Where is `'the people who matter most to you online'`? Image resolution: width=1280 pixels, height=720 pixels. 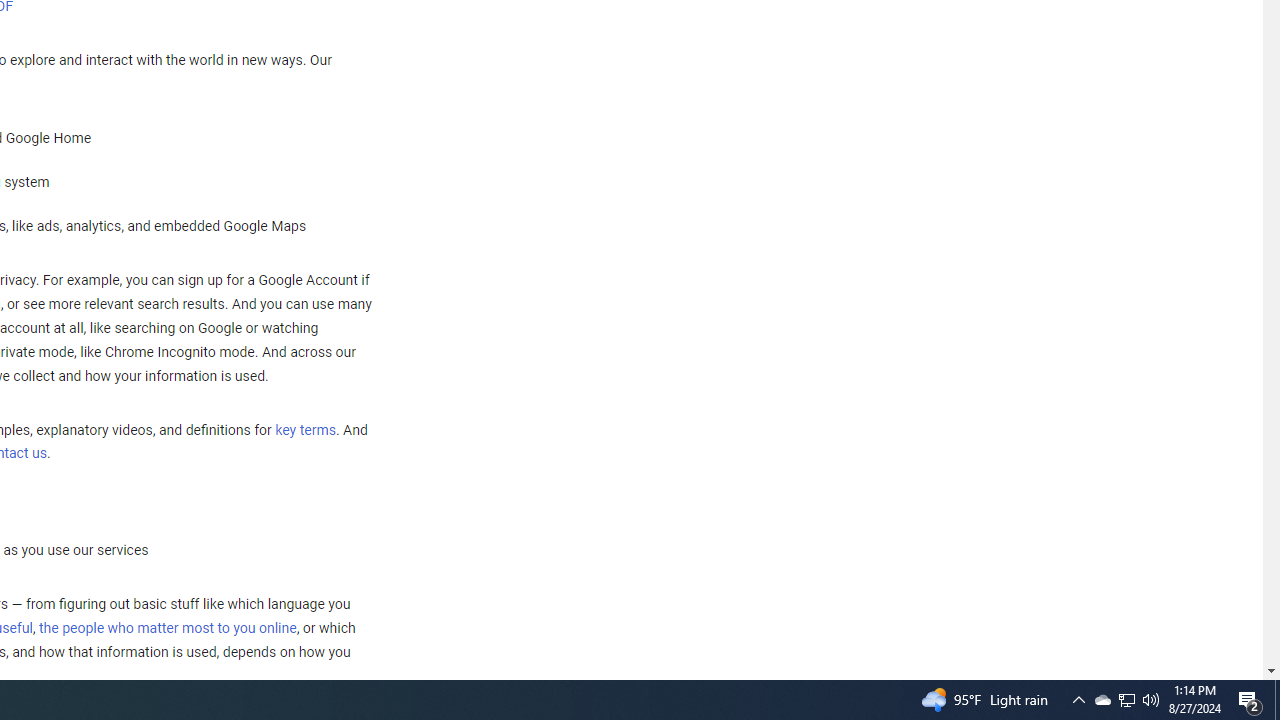
'the people who matter most to you online' is located at coordinates (167, 627).